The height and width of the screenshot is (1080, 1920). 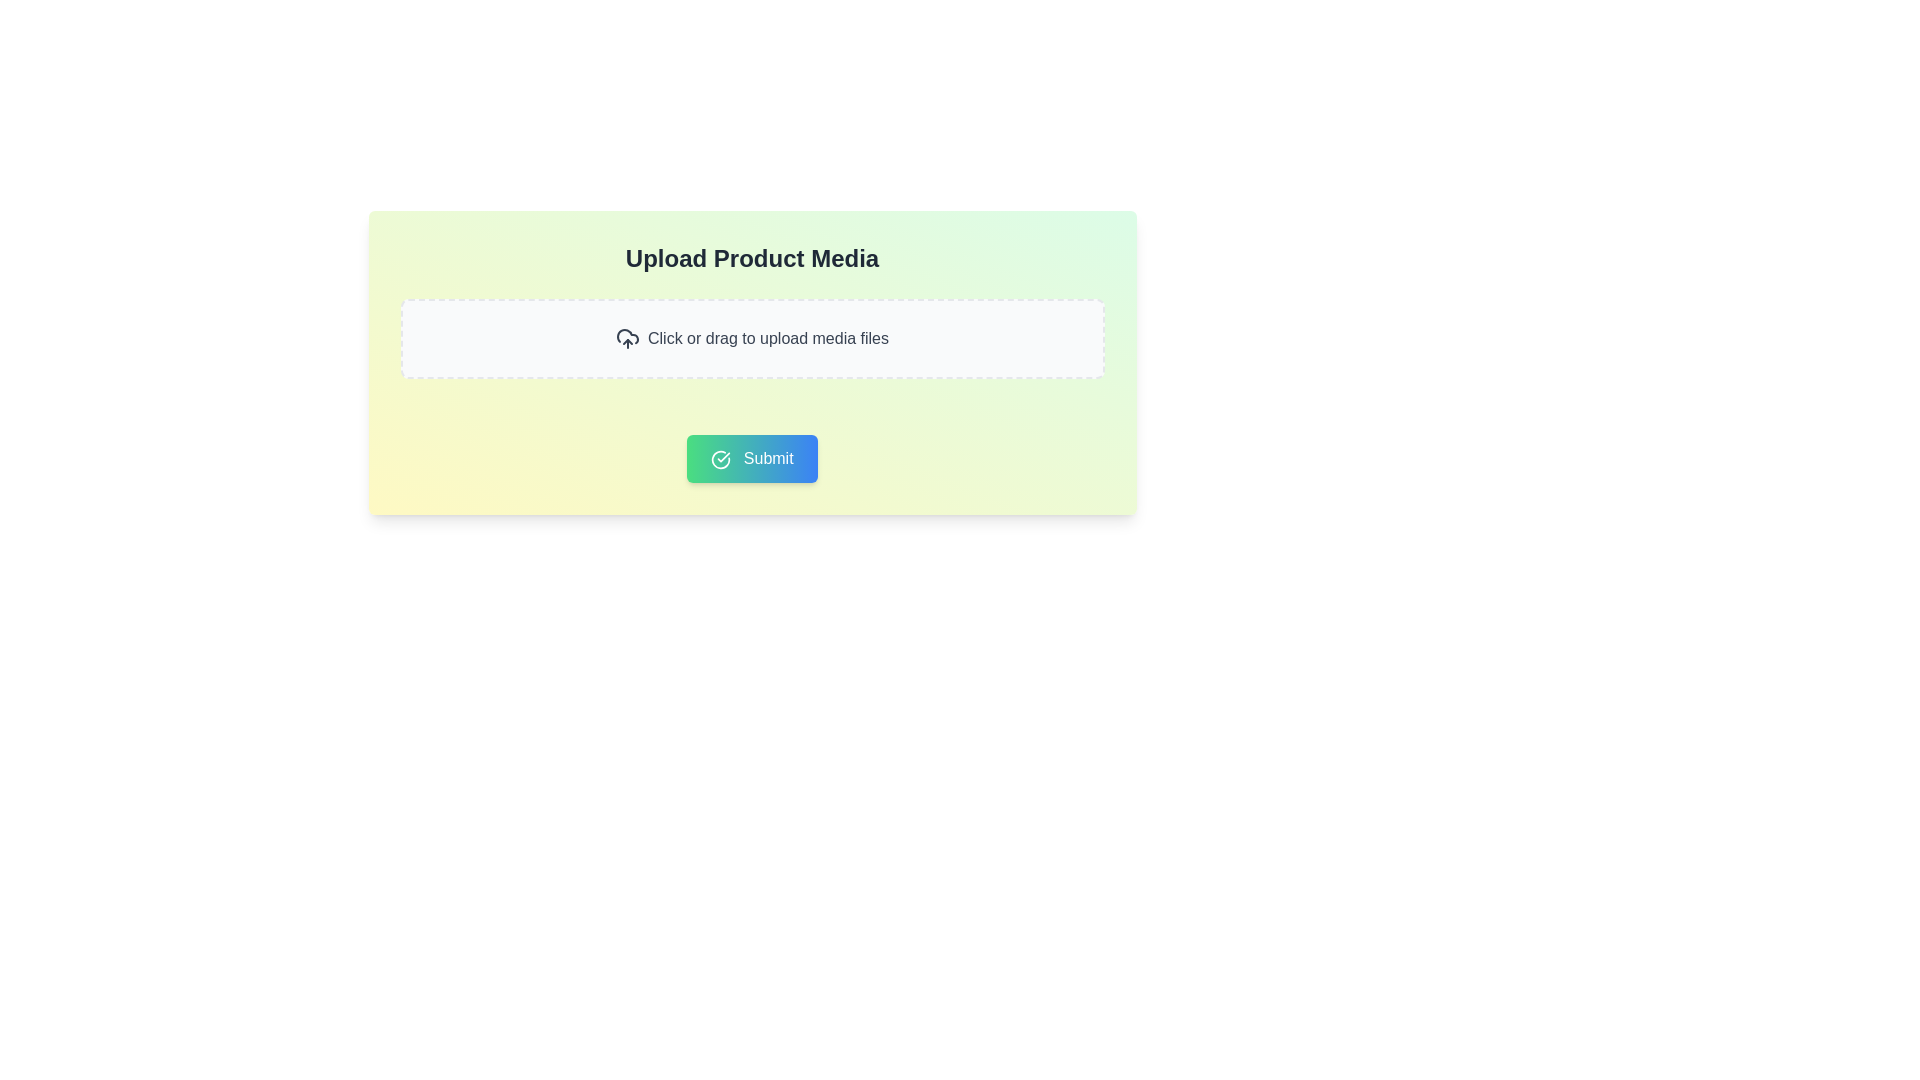 I want to click on the checkmark icon enclosed within a circle, which is located on the left side of the 'Submit' button text, so click(x=720, y=459).